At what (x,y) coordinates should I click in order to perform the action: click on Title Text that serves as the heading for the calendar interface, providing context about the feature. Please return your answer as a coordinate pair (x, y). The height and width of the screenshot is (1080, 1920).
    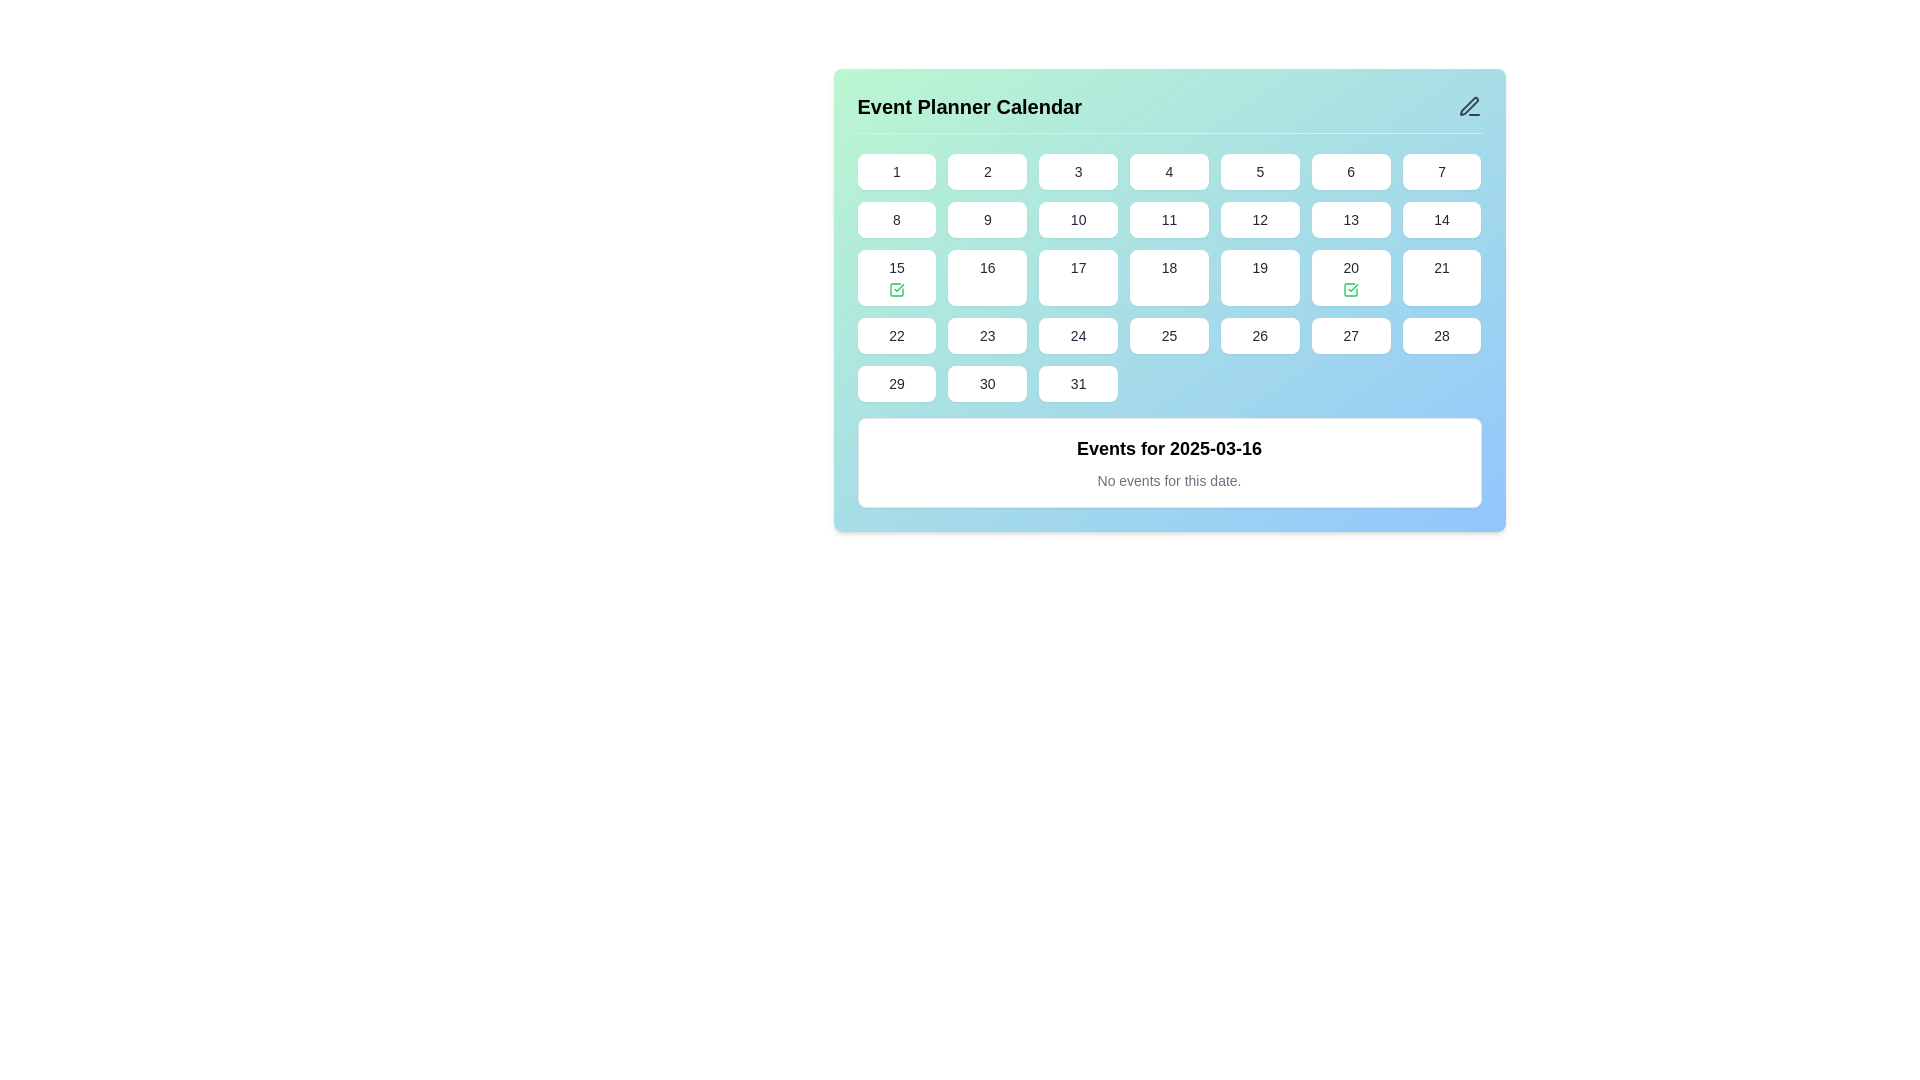
    Looking at the image, I should click on (969, 107).